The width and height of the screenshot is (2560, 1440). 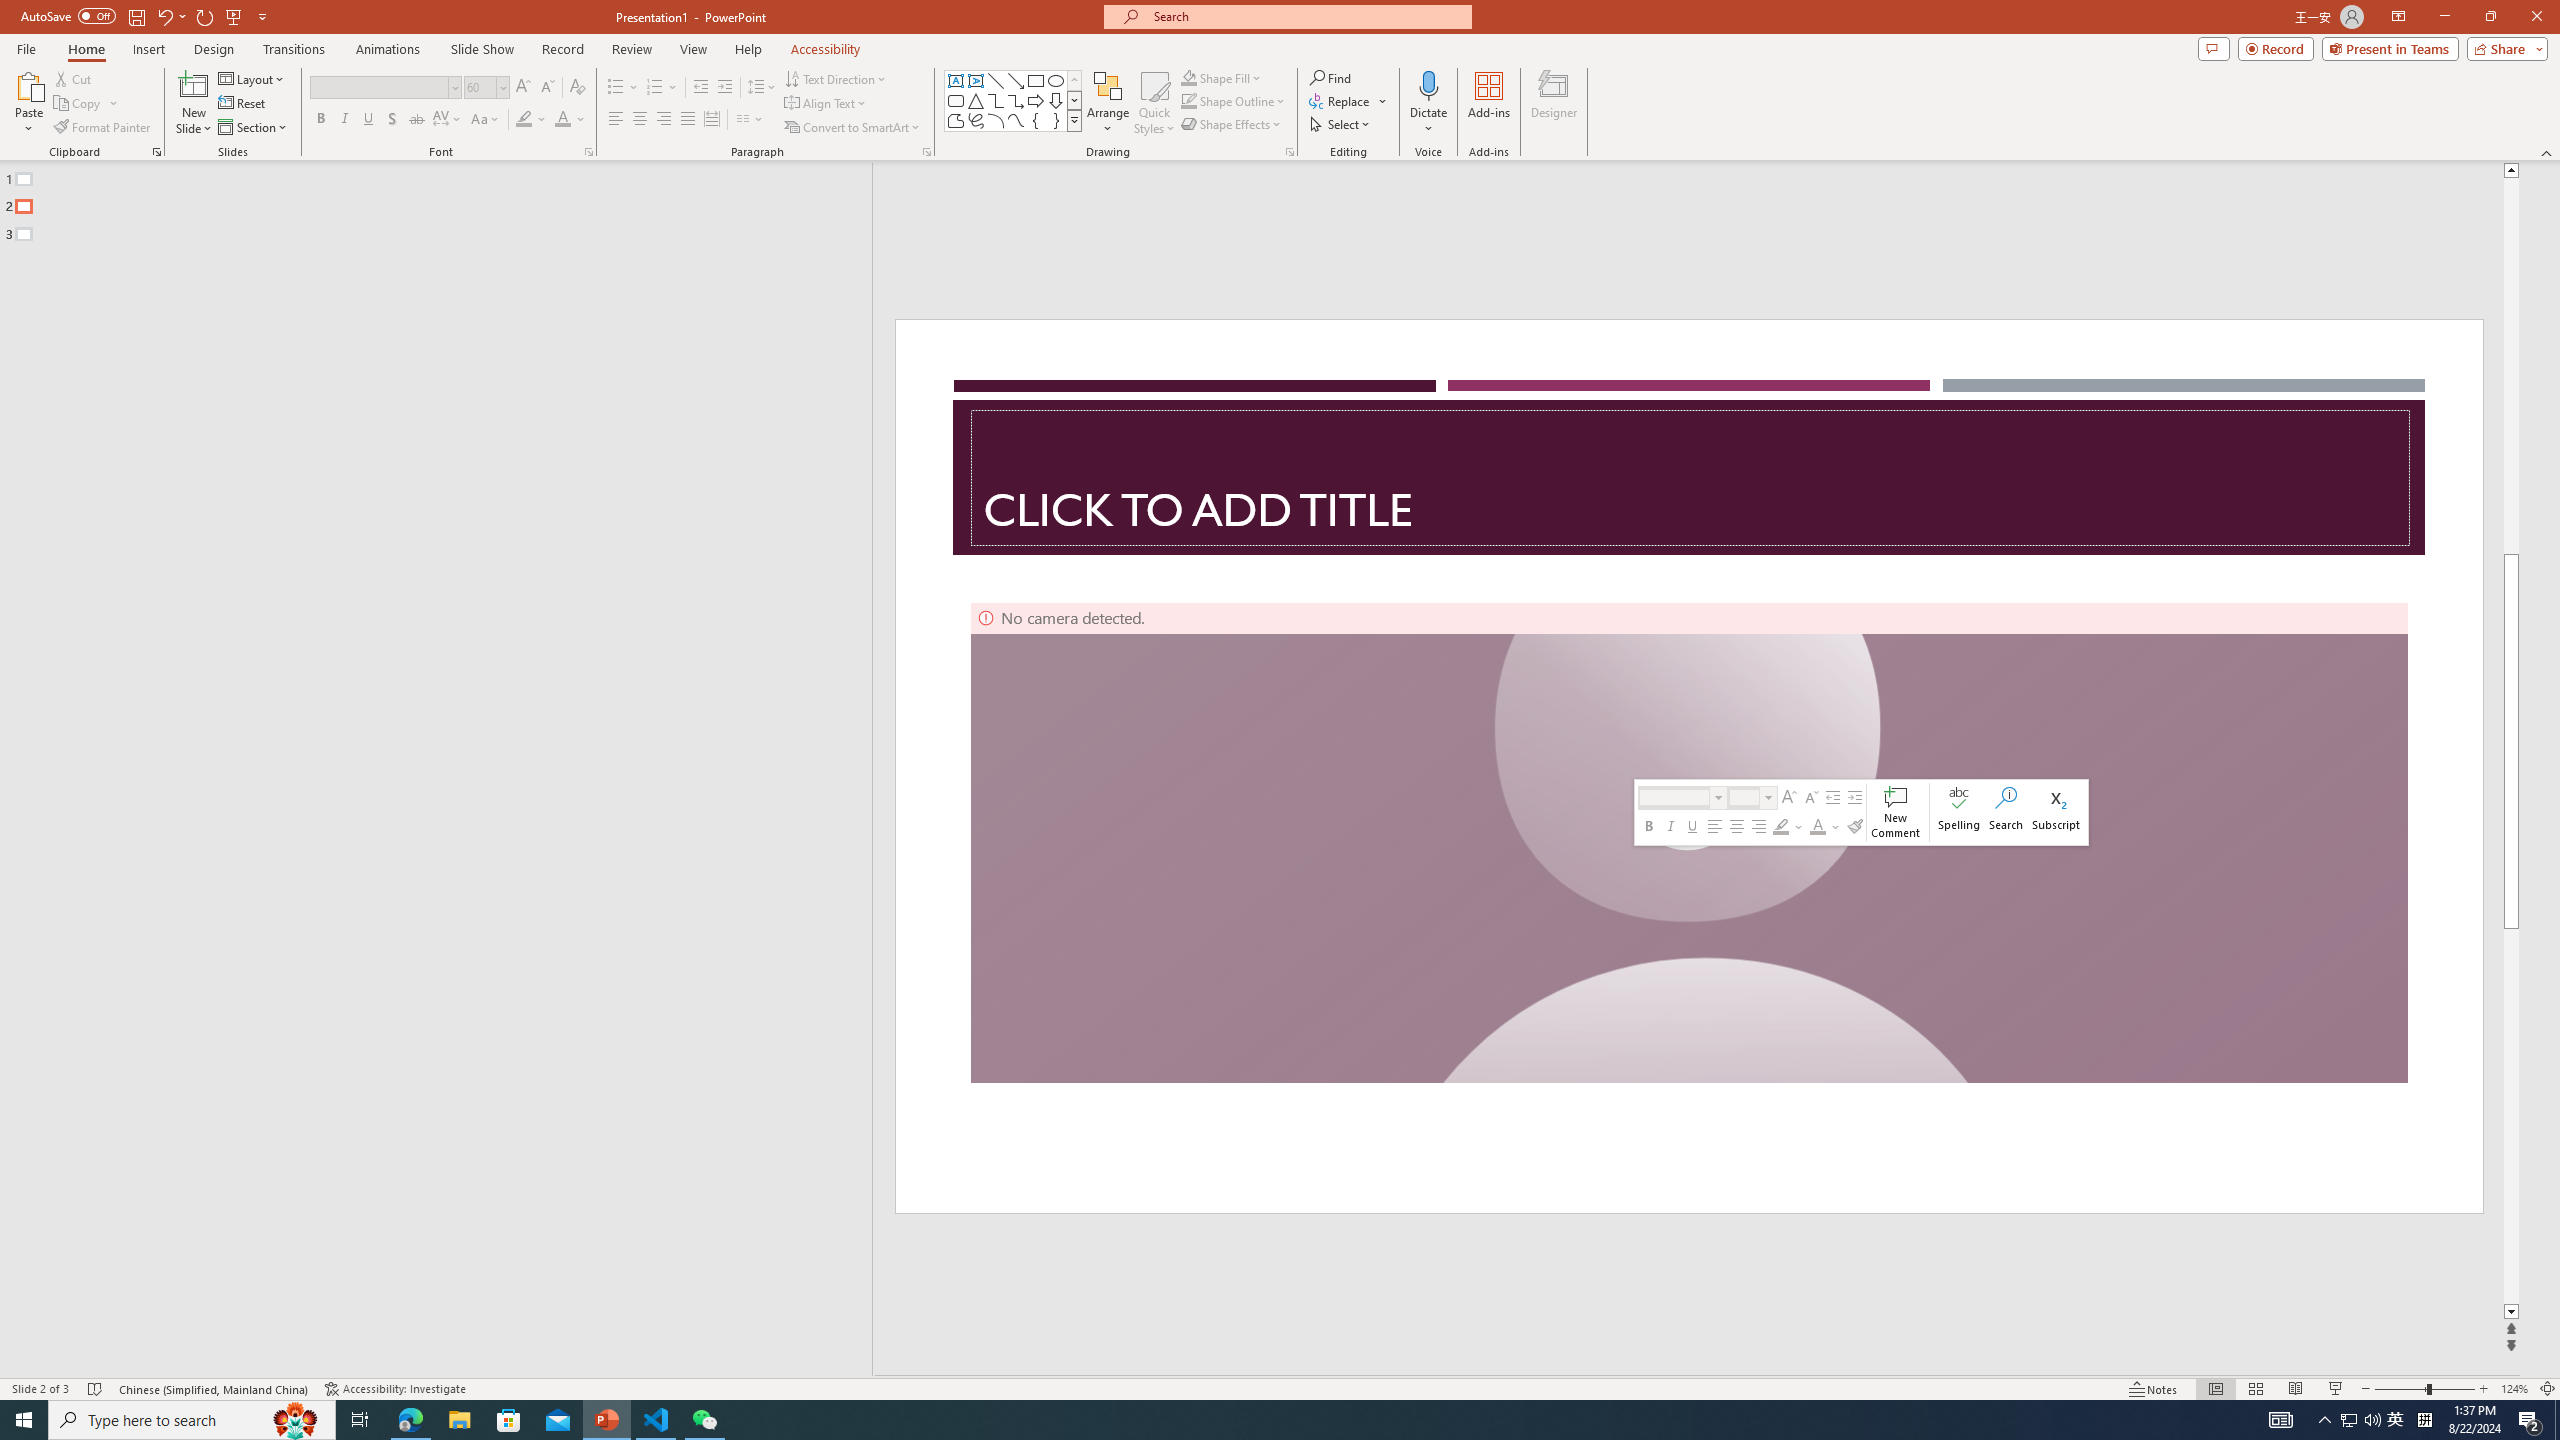 I want to click on 'Strikethrough', so click(x=416, y=118).